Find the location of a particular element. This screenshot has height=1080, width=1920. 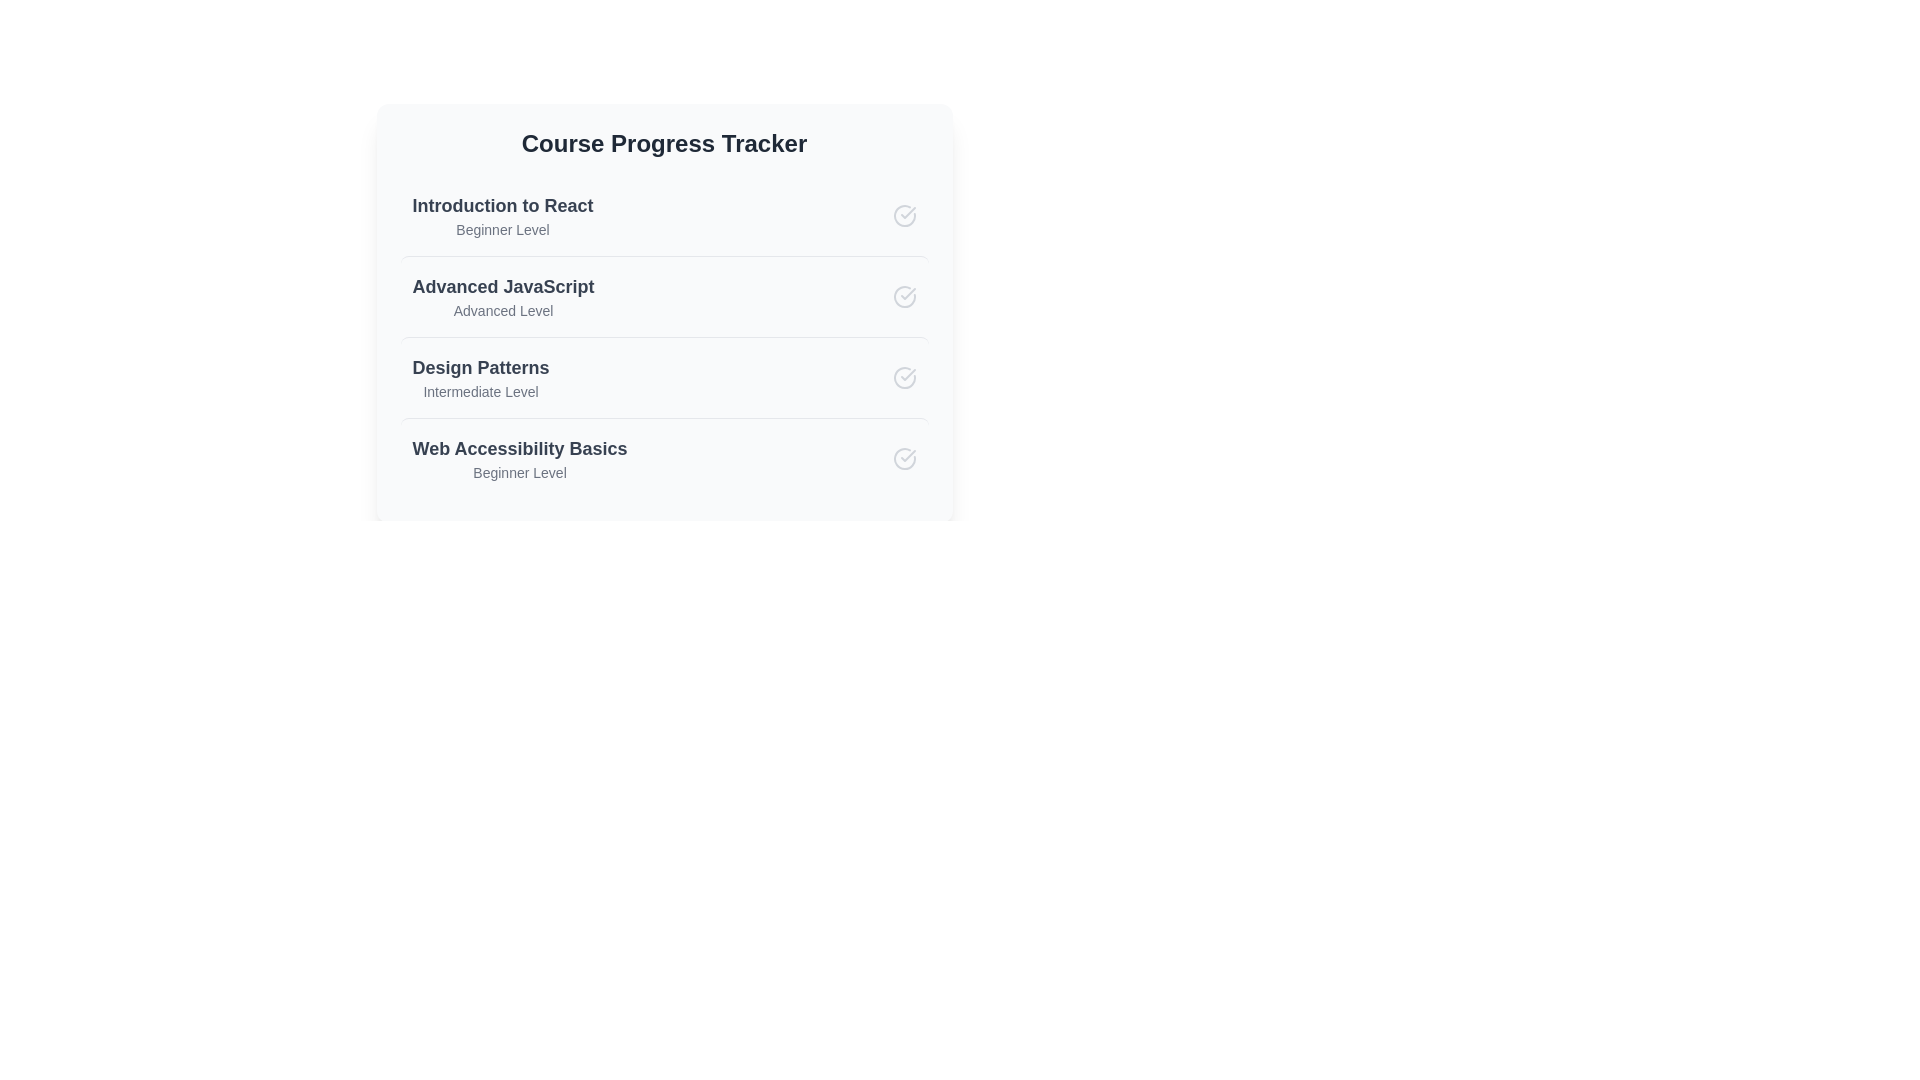

the text label for the 'Design Patterns' course within the Course Progress Tracker, which indicates the course title and difficulty level is located at coordinates (520, 459).